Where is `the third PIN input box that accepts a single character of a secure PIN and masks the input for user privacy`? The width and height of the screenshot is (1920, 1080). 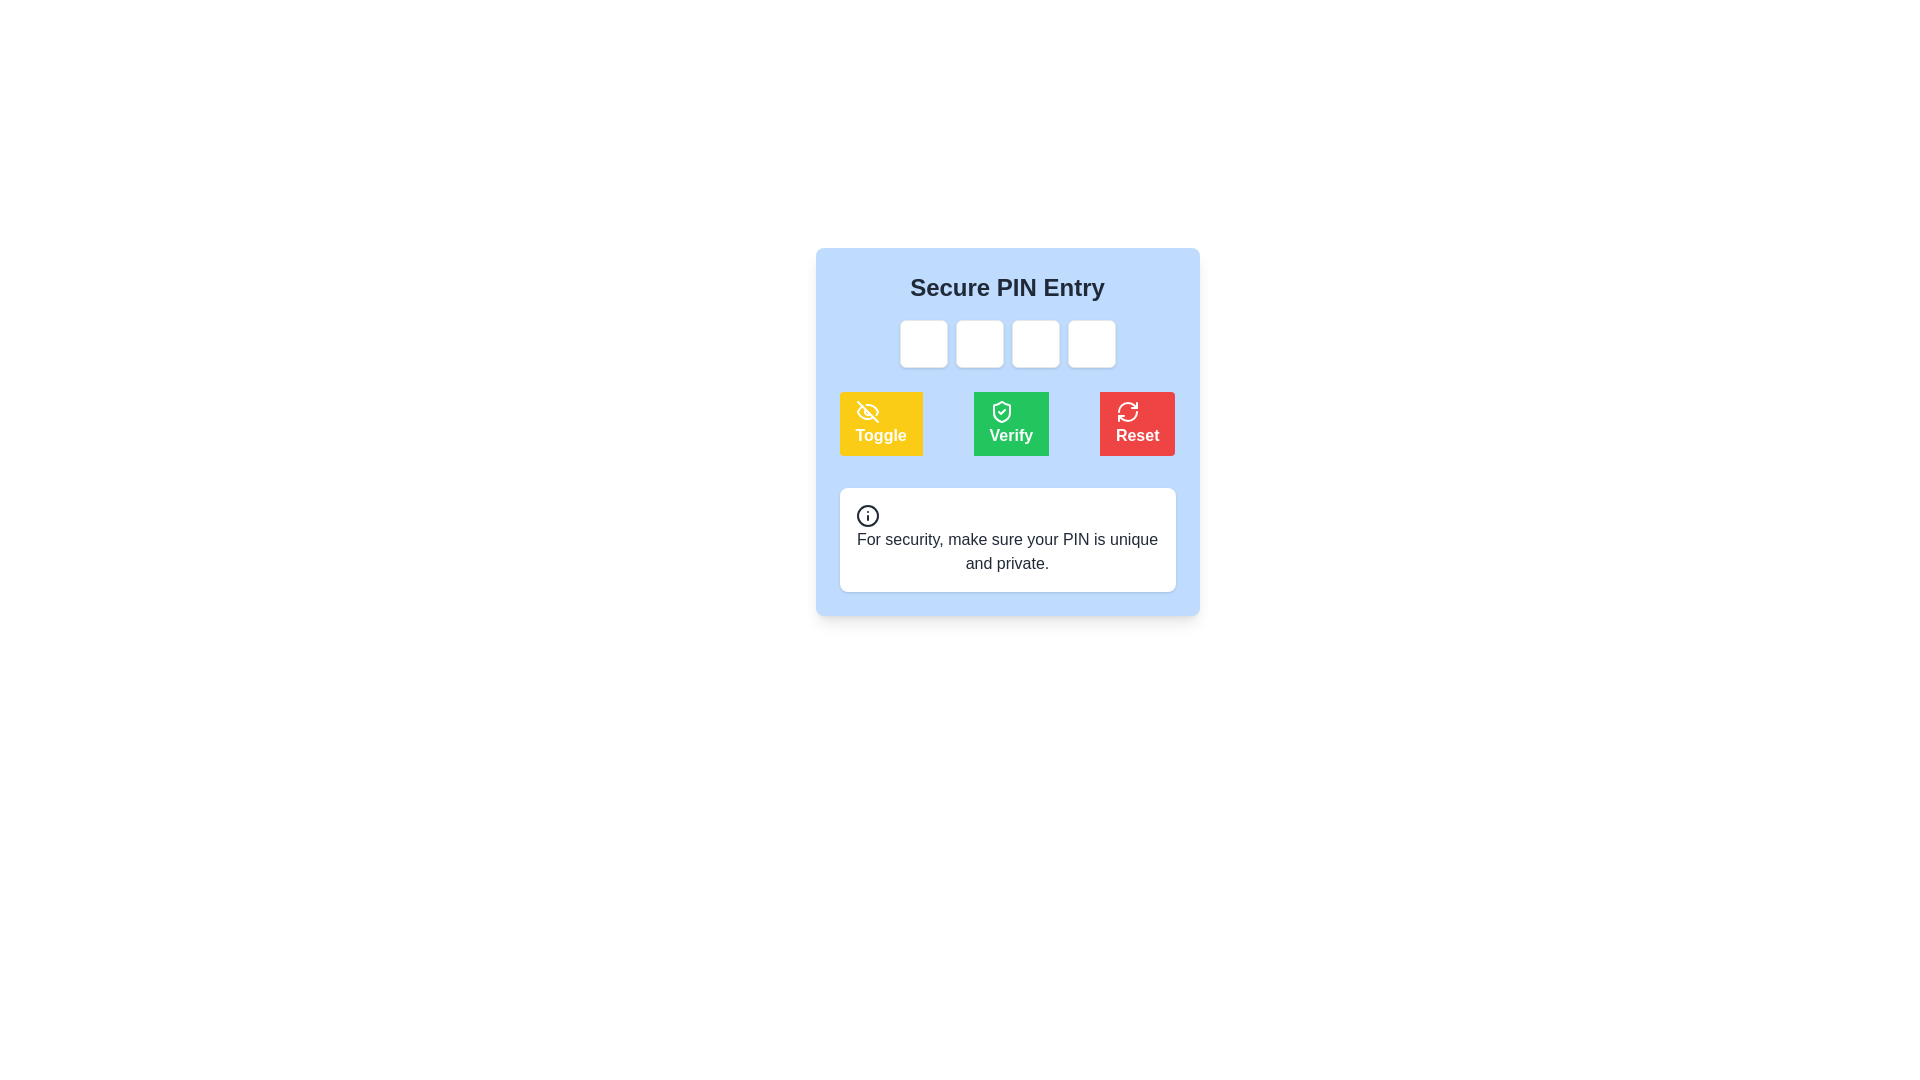
the third PIN input box that accepts a single character of a secure PIN and masks the input for user privacy is located at coordinates (1035, 342).